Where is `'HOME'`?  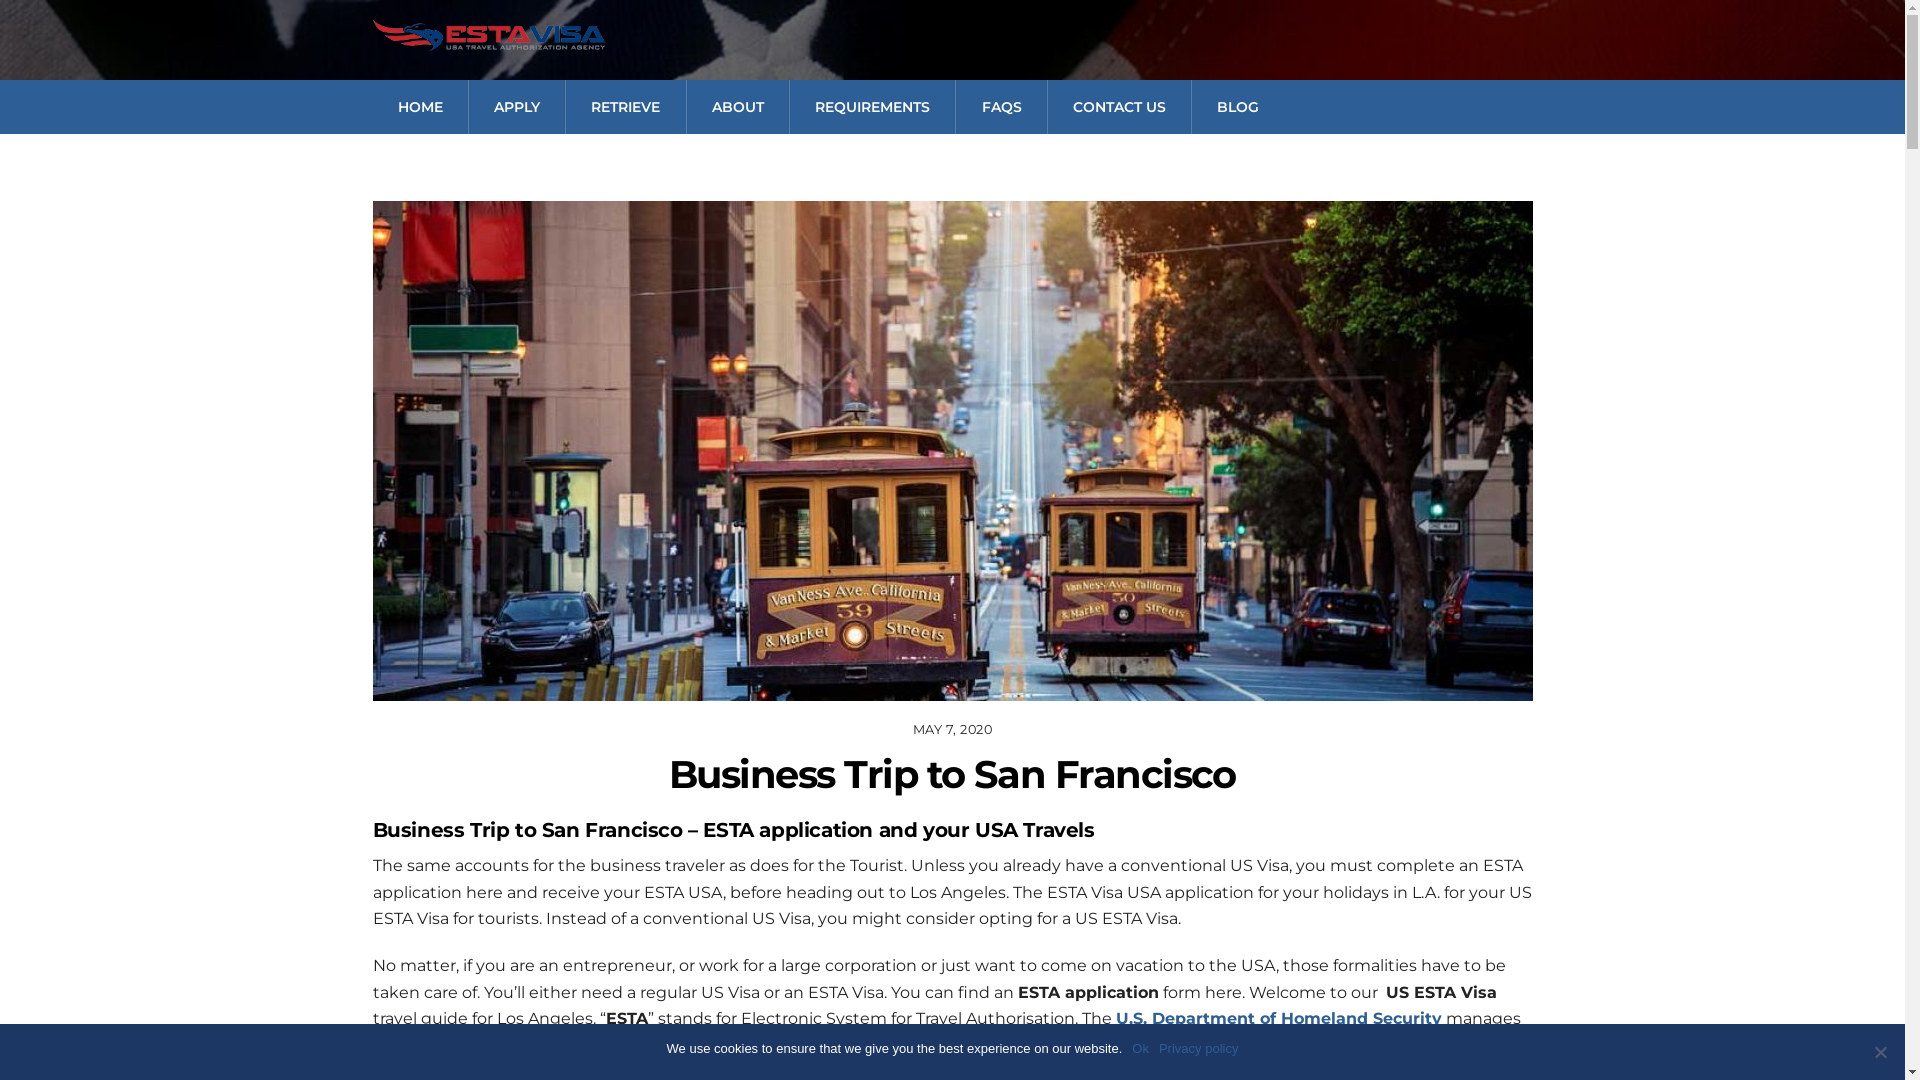 'HOME' is located at coordinates (372, 107).